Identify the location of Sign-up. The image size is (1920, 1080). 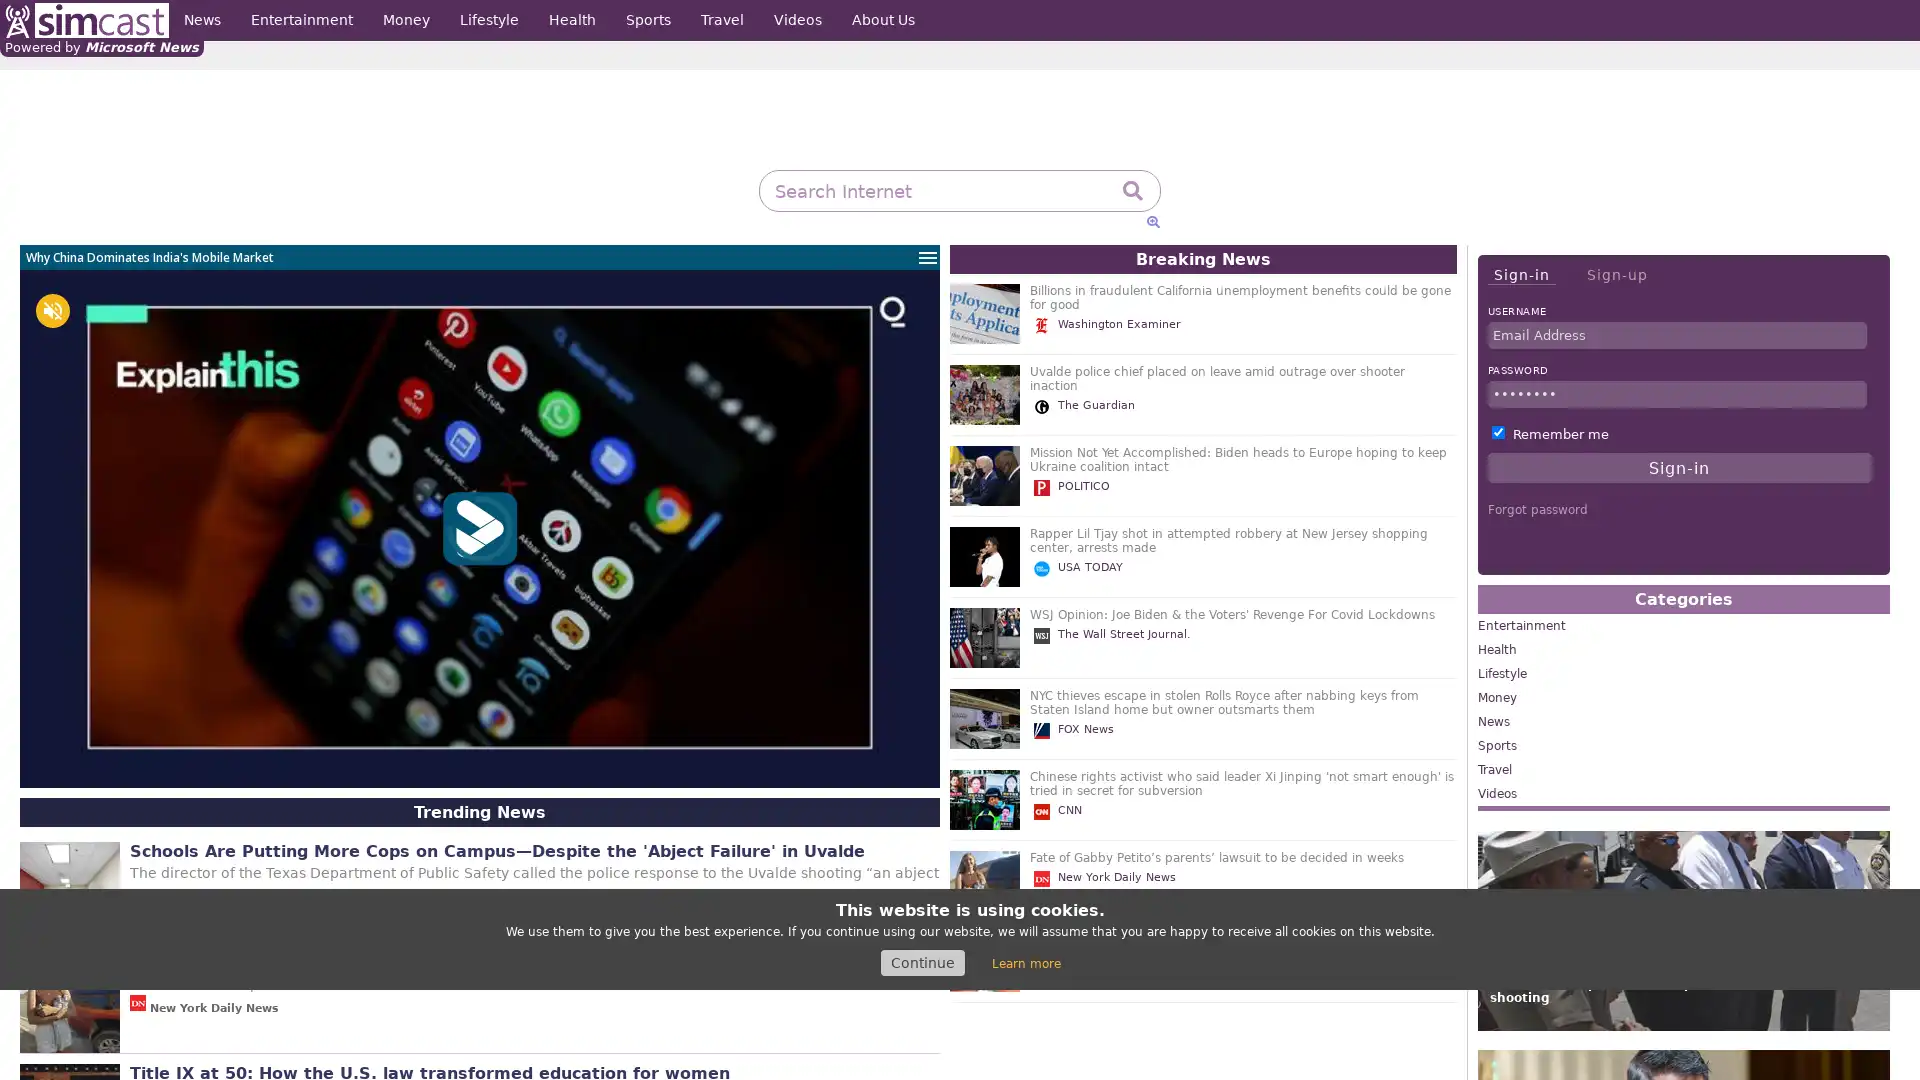
(1616, 274).